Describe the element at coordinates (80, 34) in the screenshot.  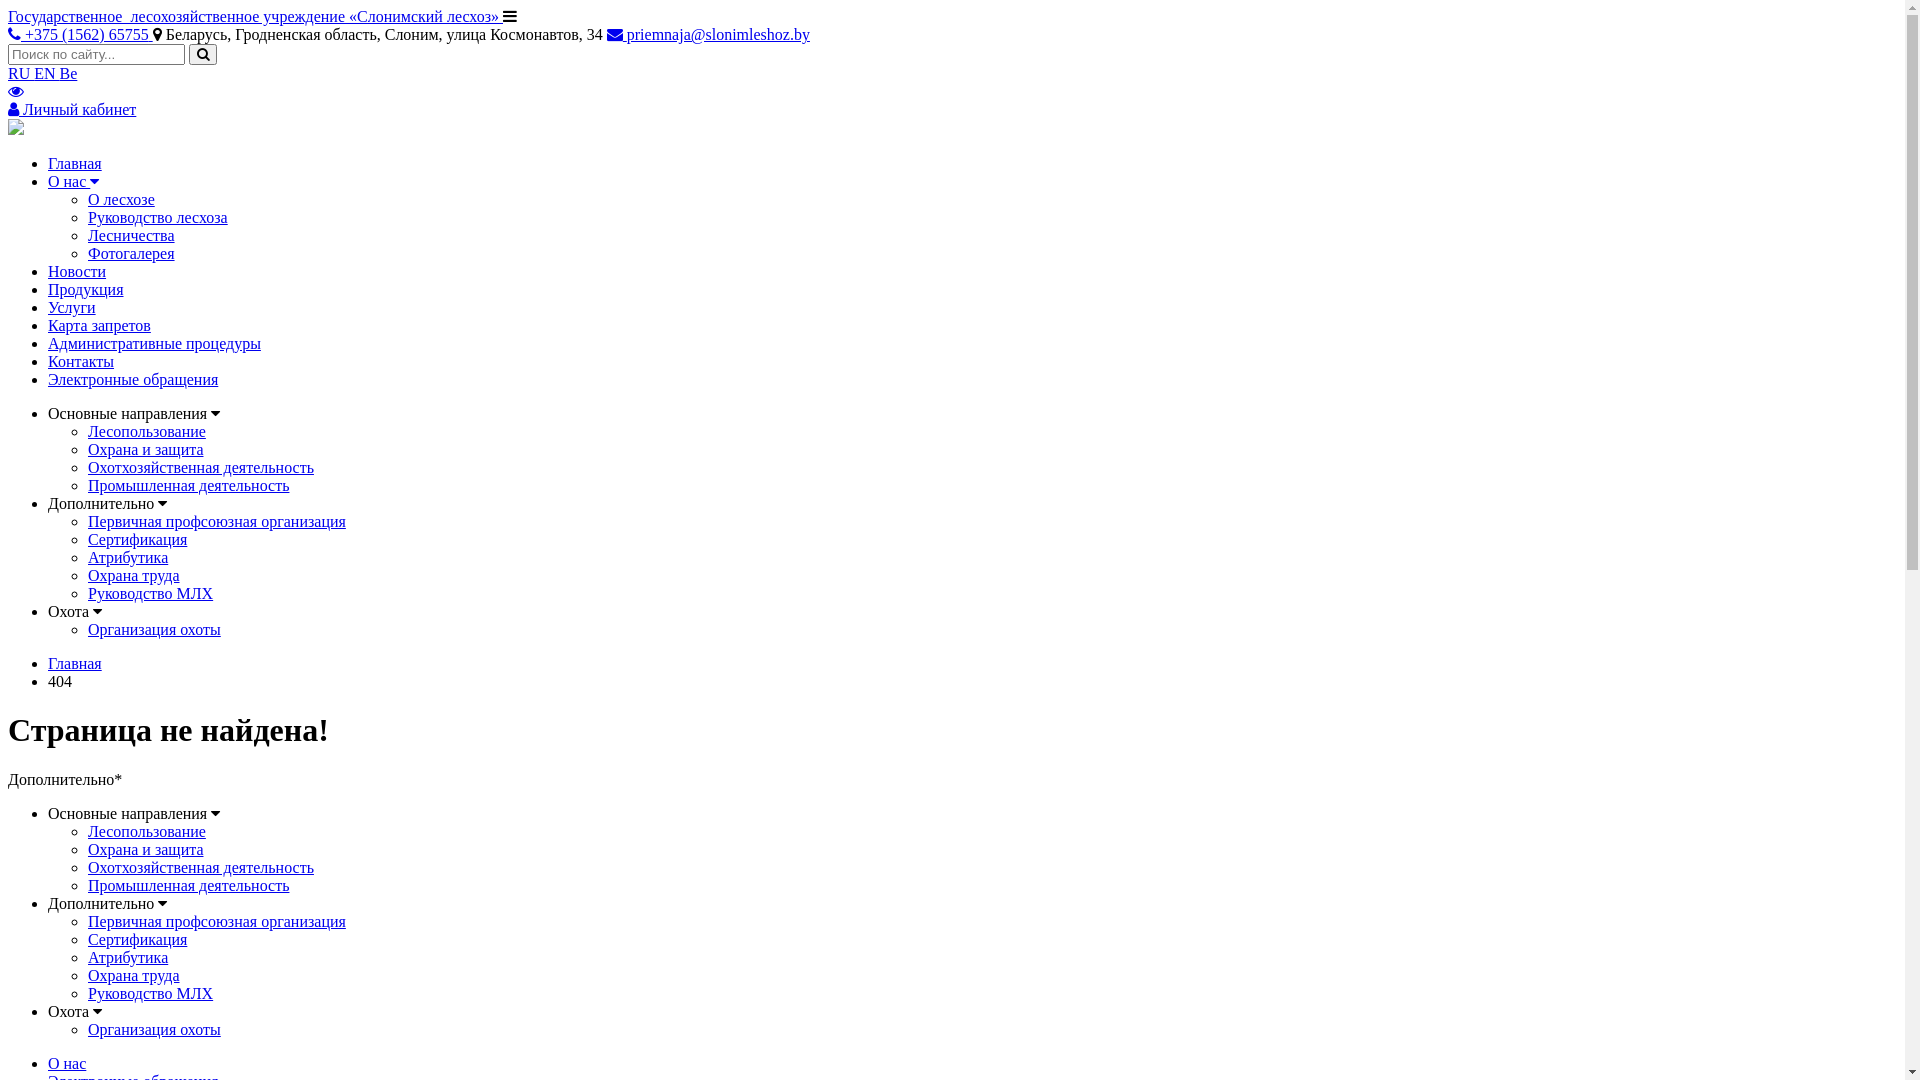
I see `'+375 (1562) 65755'` at that location.